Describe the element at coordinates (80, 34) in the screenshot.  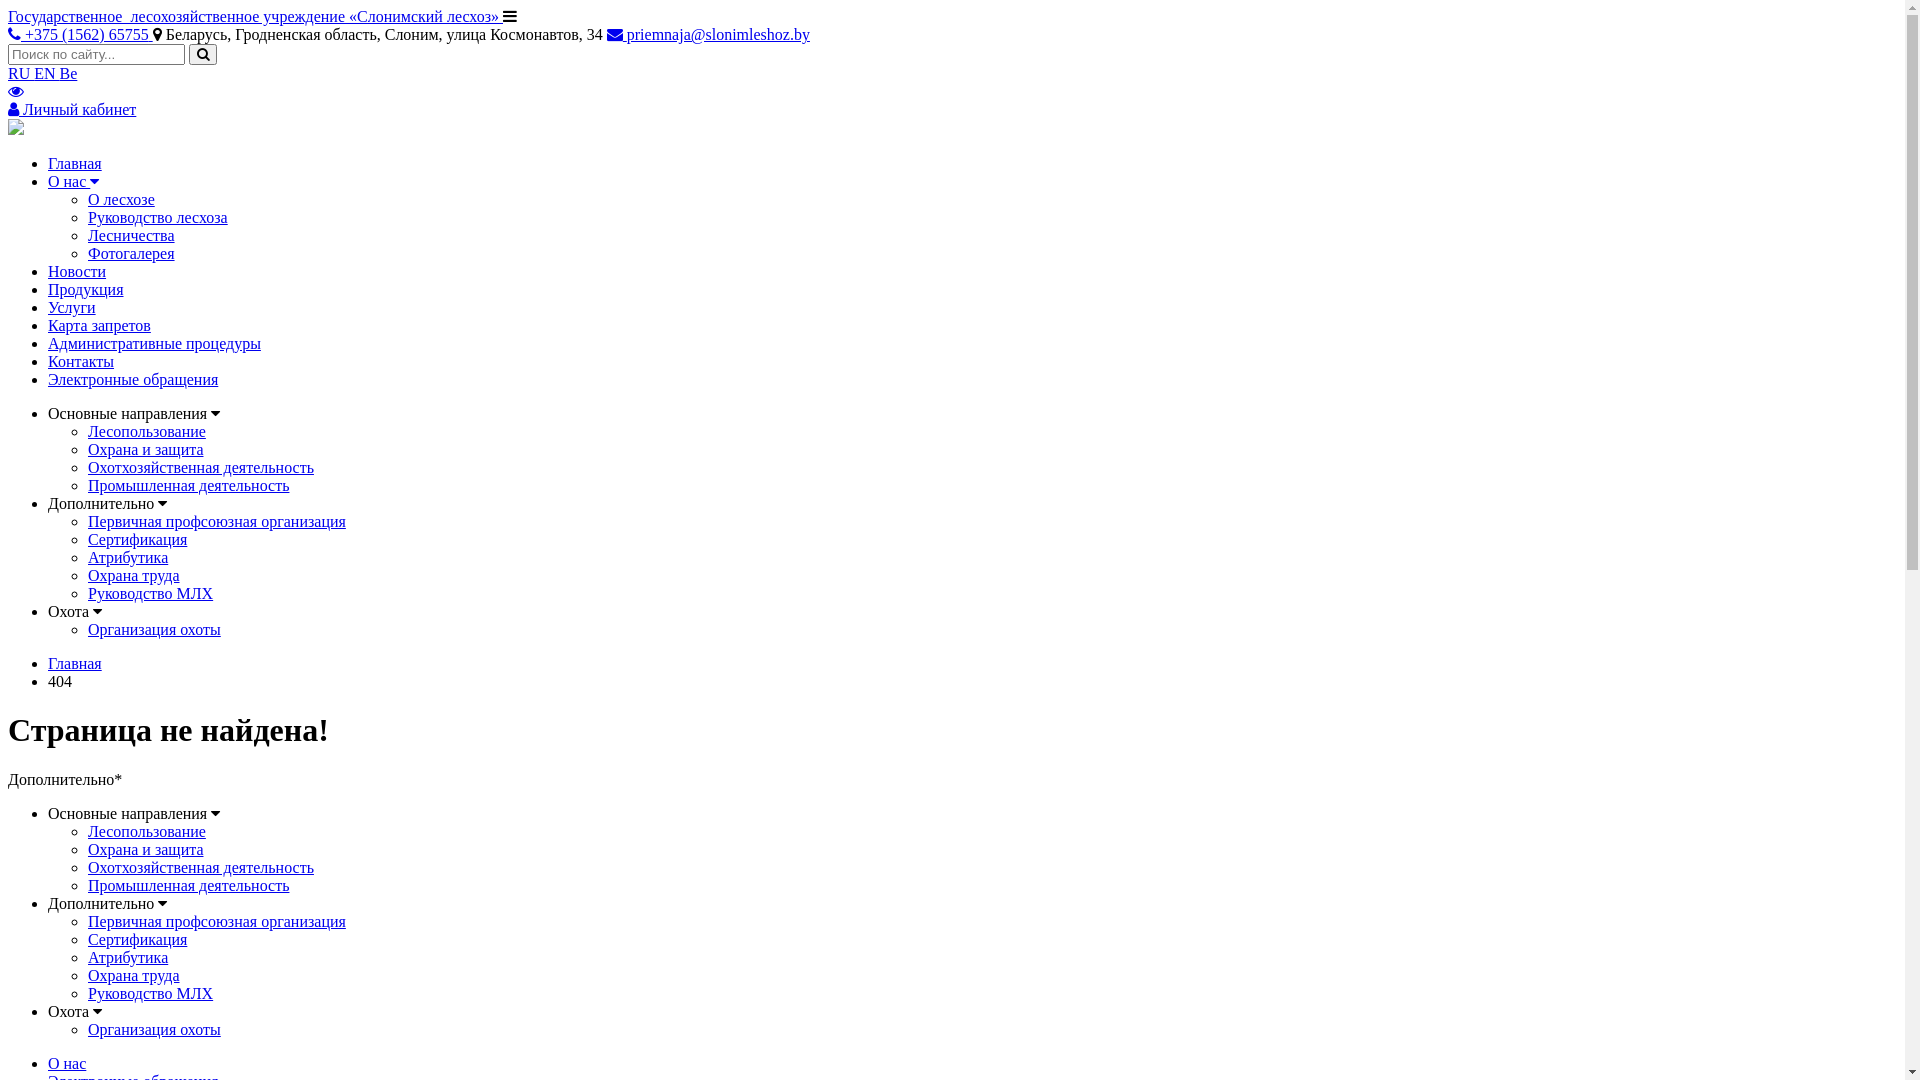
I see `'+375 (1562) 65755'` at that location.